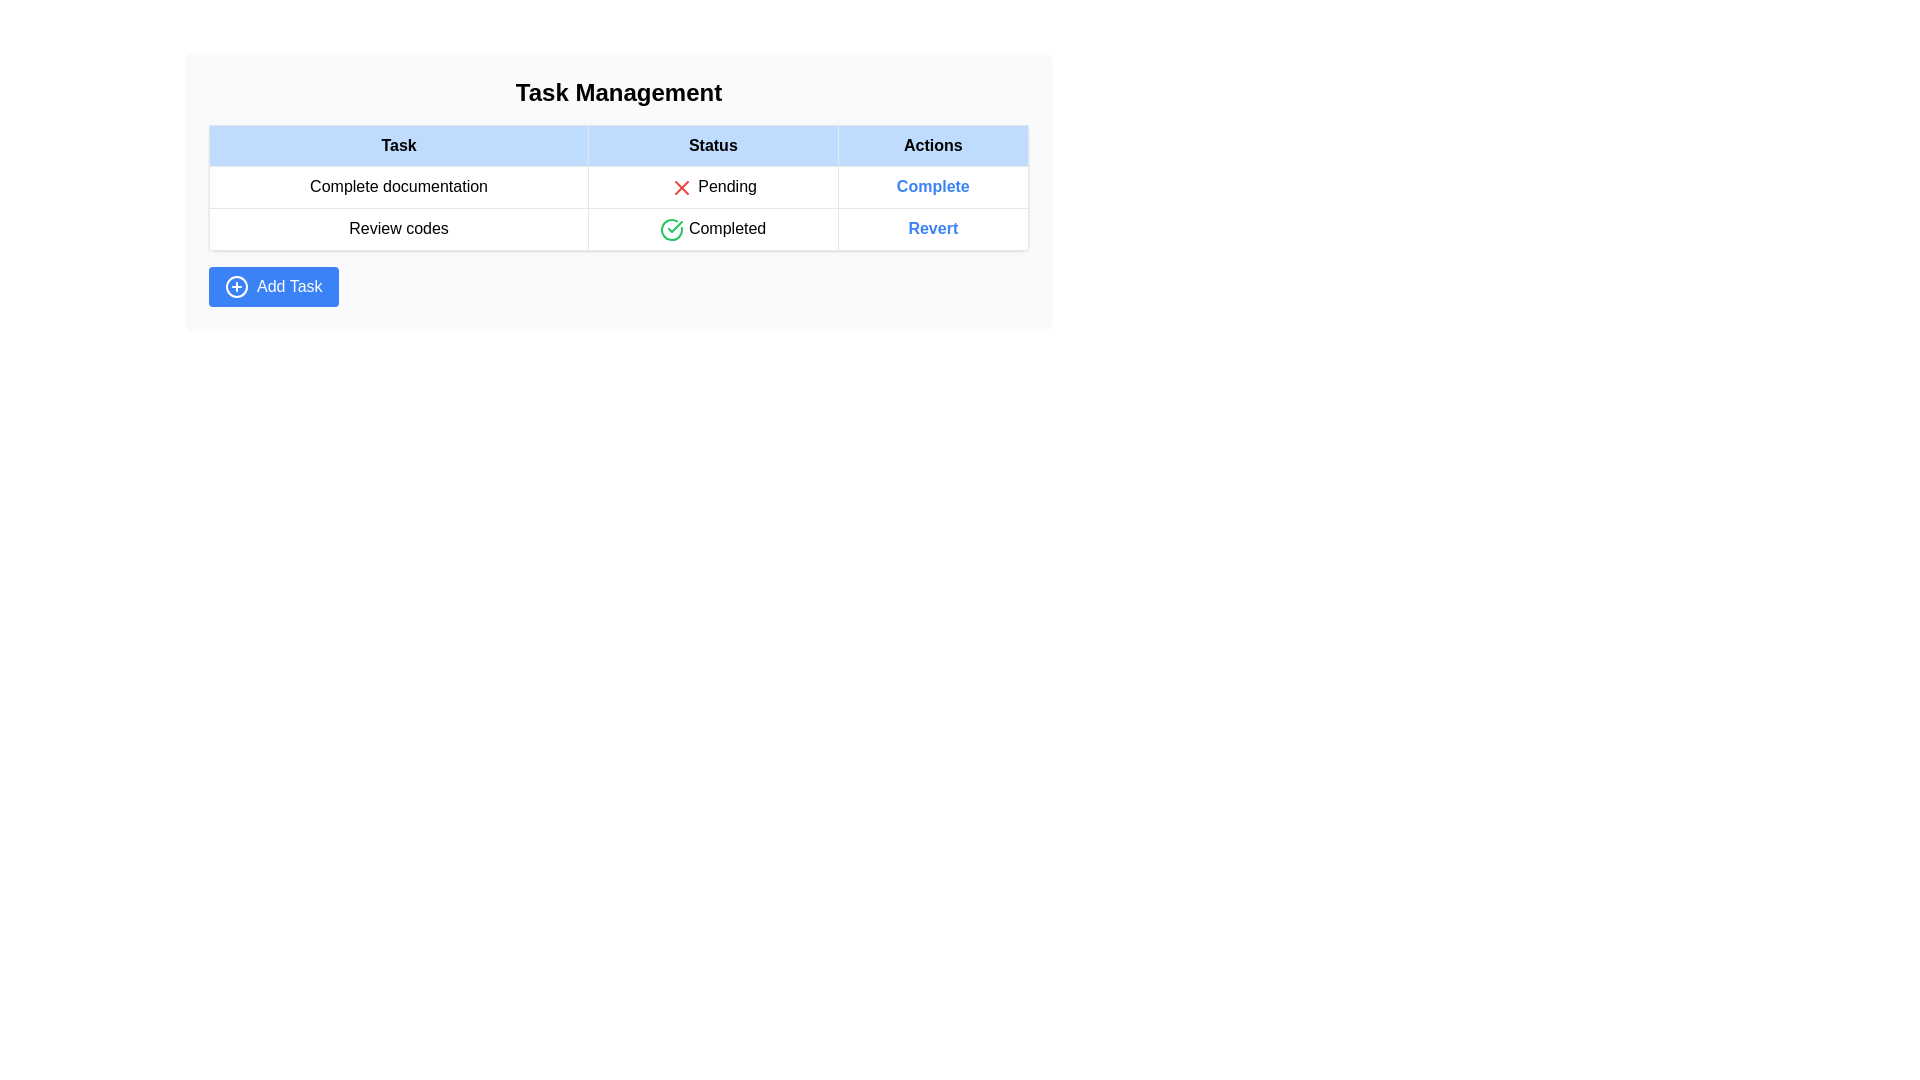 The height and width of the screenshot is (1080, 1920). What do you see at coordinates (932, 187) in the screenshot?
I see `the blue, underlined hyperlink reading 'Complete' in the 'Actions' column of the first row in the 'Task Management' section` at bounding box center [932, 187].